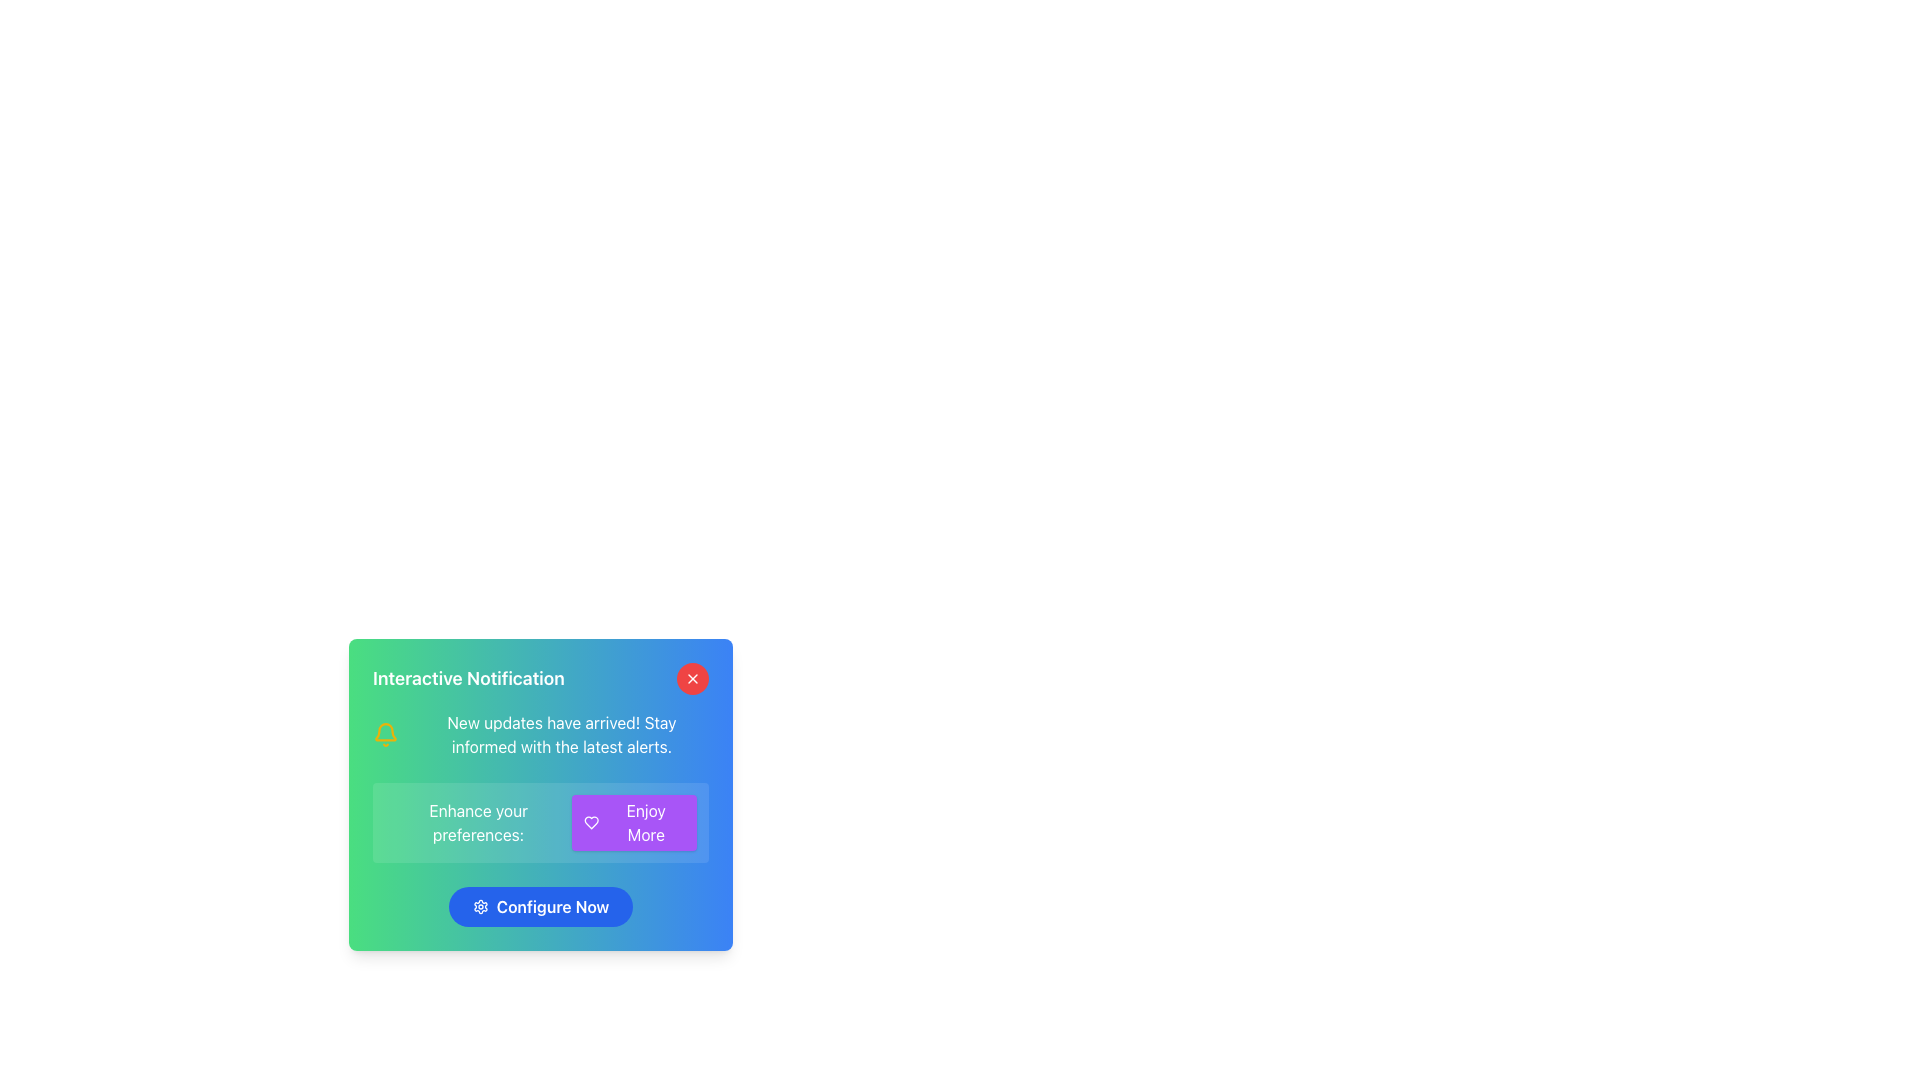 The width and height of the screenshot is (1920, 1080). Describe the element at coordinates (541, 822) in the screenshot. I see `the 'Enjoy More' button within the notification panel` at that location.